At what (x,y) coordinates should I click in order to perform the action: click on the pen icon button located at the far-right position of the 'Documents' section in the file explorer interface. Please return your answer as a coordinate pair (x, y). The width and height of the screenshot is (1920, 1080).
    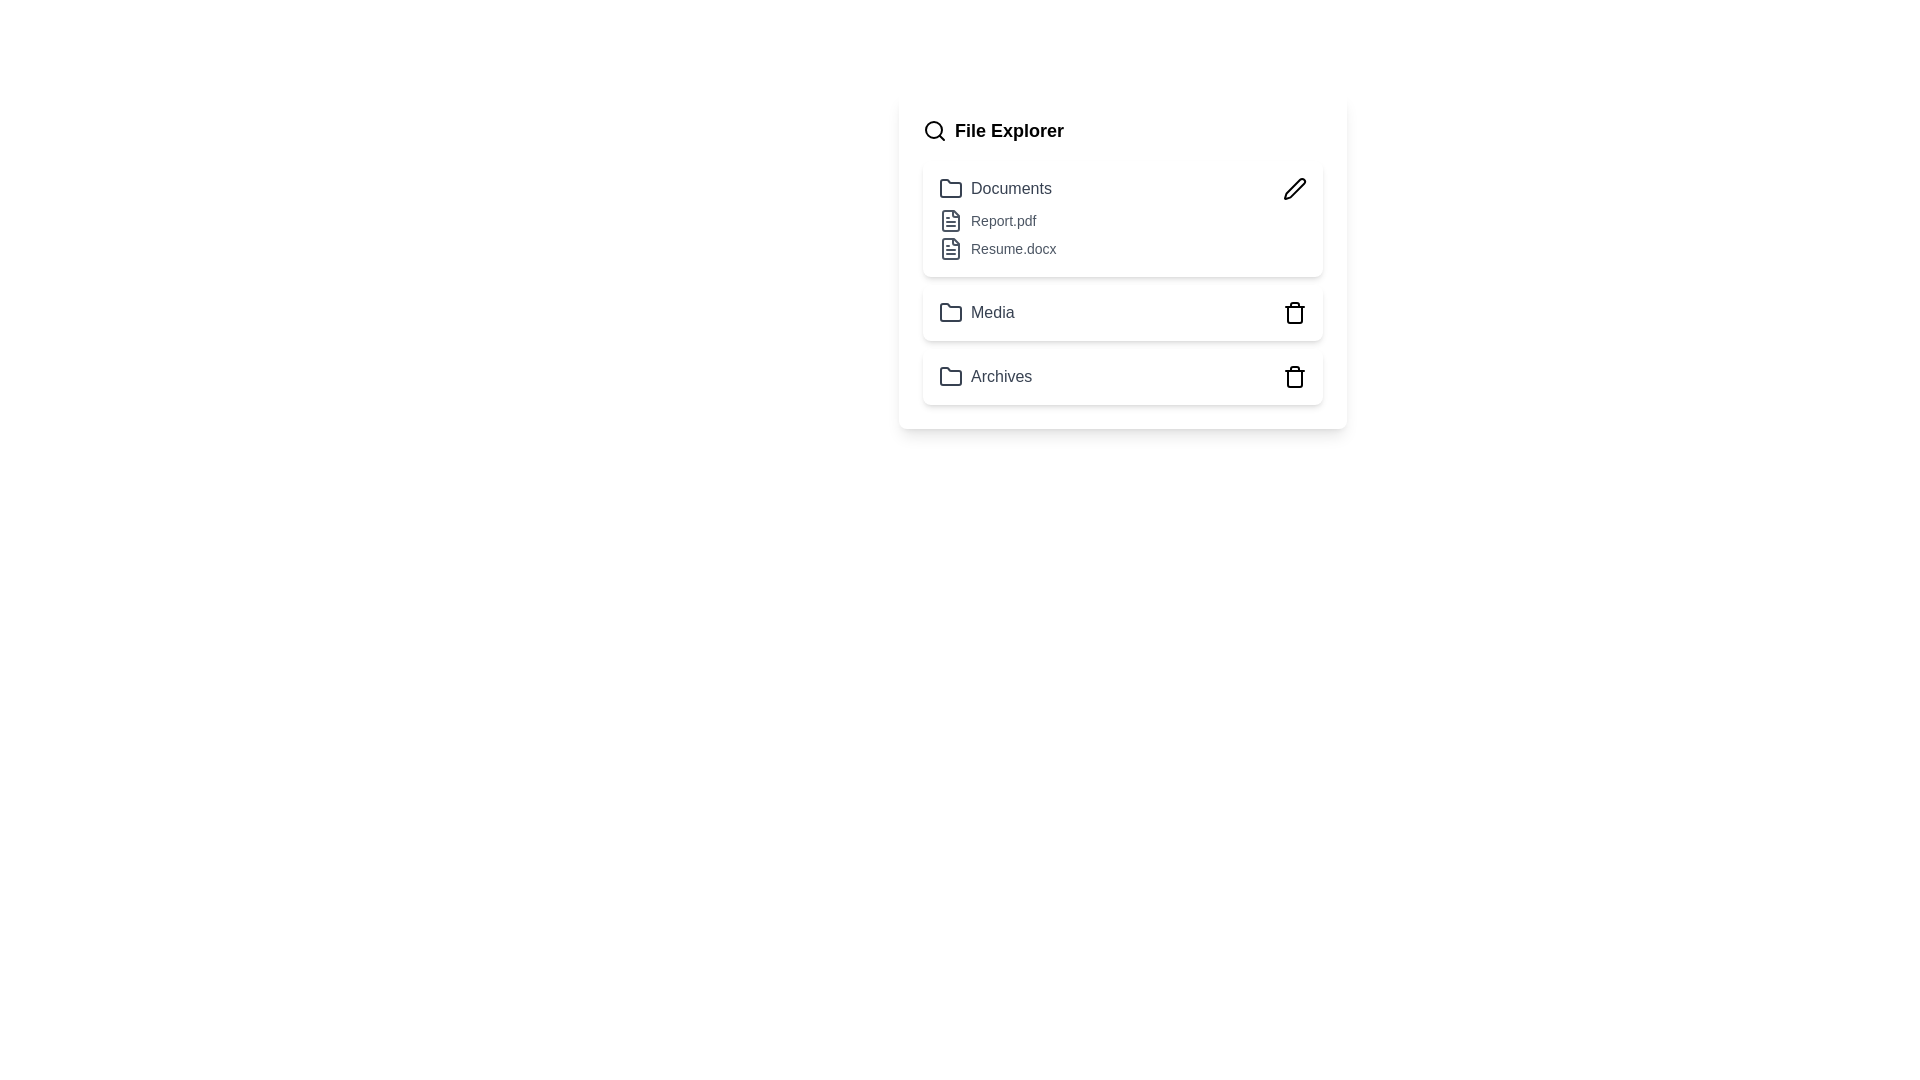
    Looking at the image, I should click on (1295, 189).